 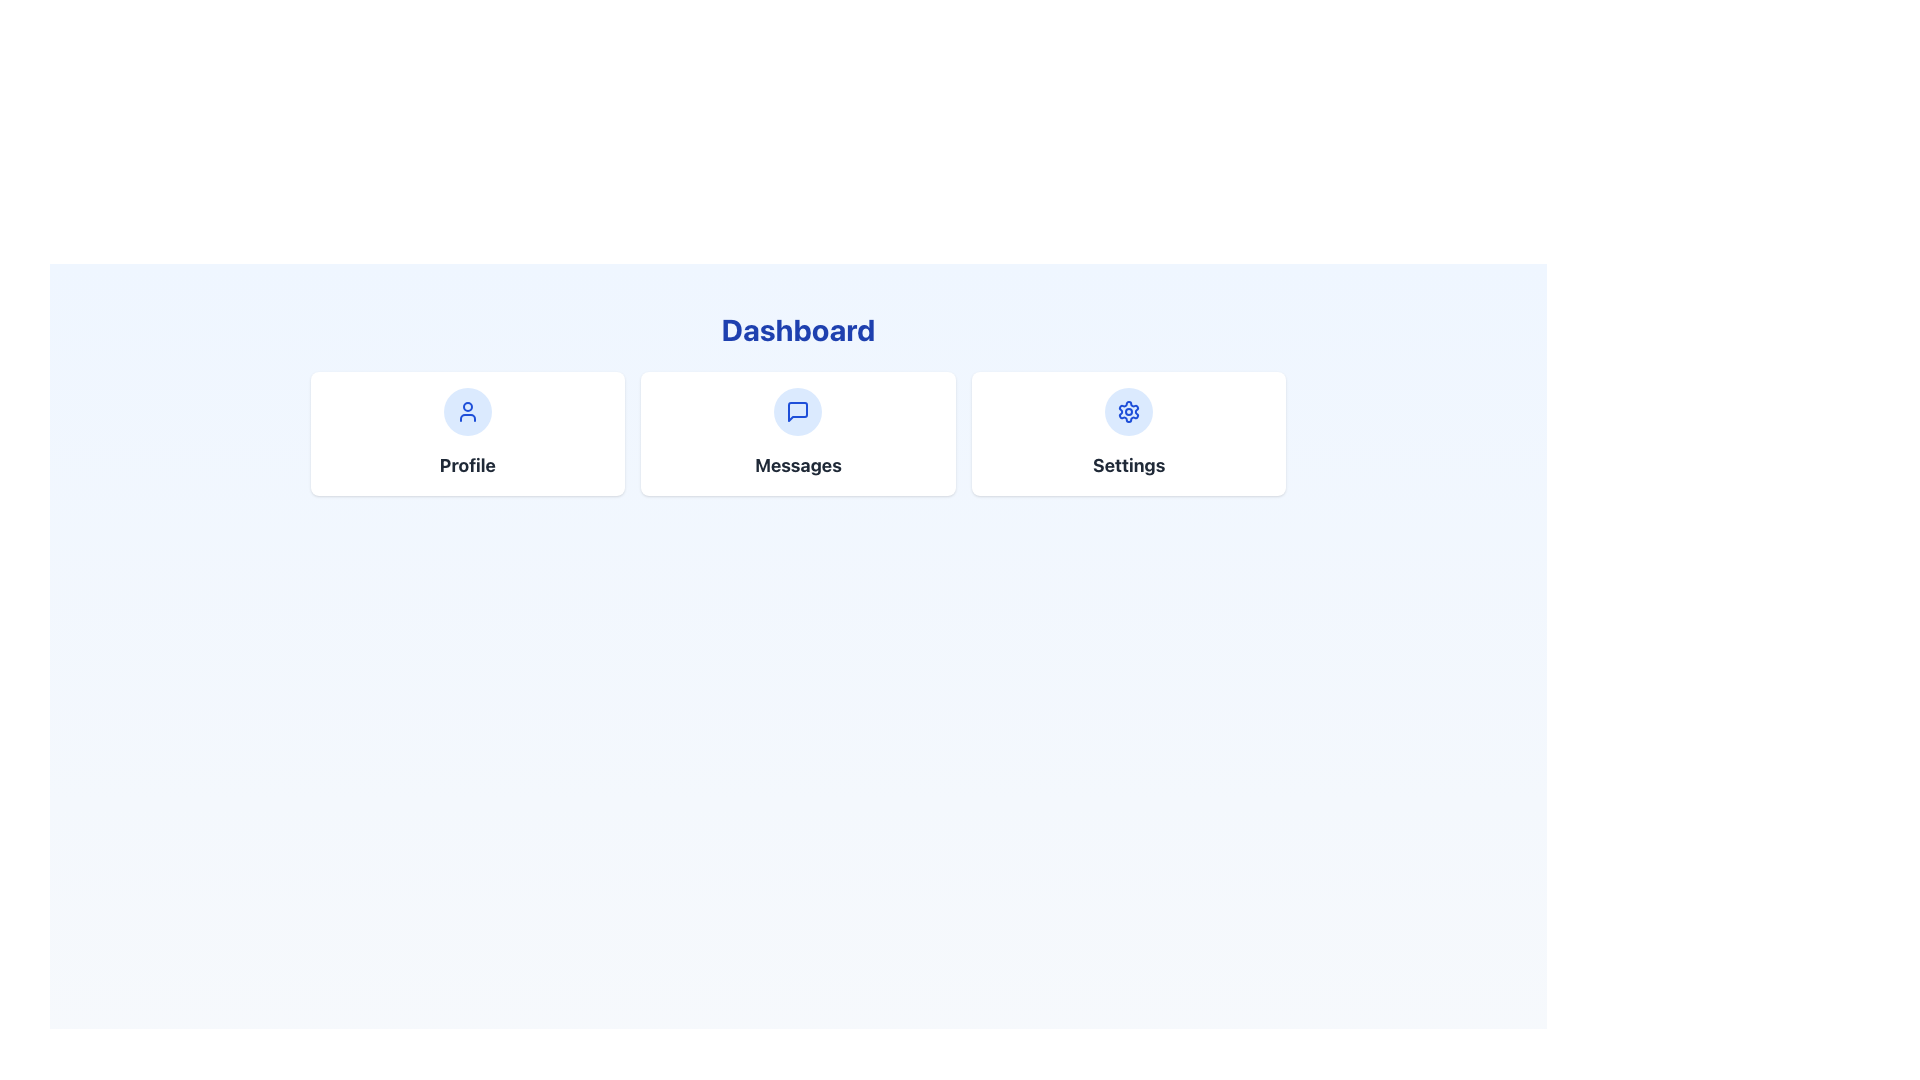 What do you see at coordinates (797, 466) in the screenshot?
I see `the 'Messages' text element, which is prominently displayed in bold, large dark gray font below the 'Dashboard' heading and above a message bubble icon` at bounding box center [797, 466].